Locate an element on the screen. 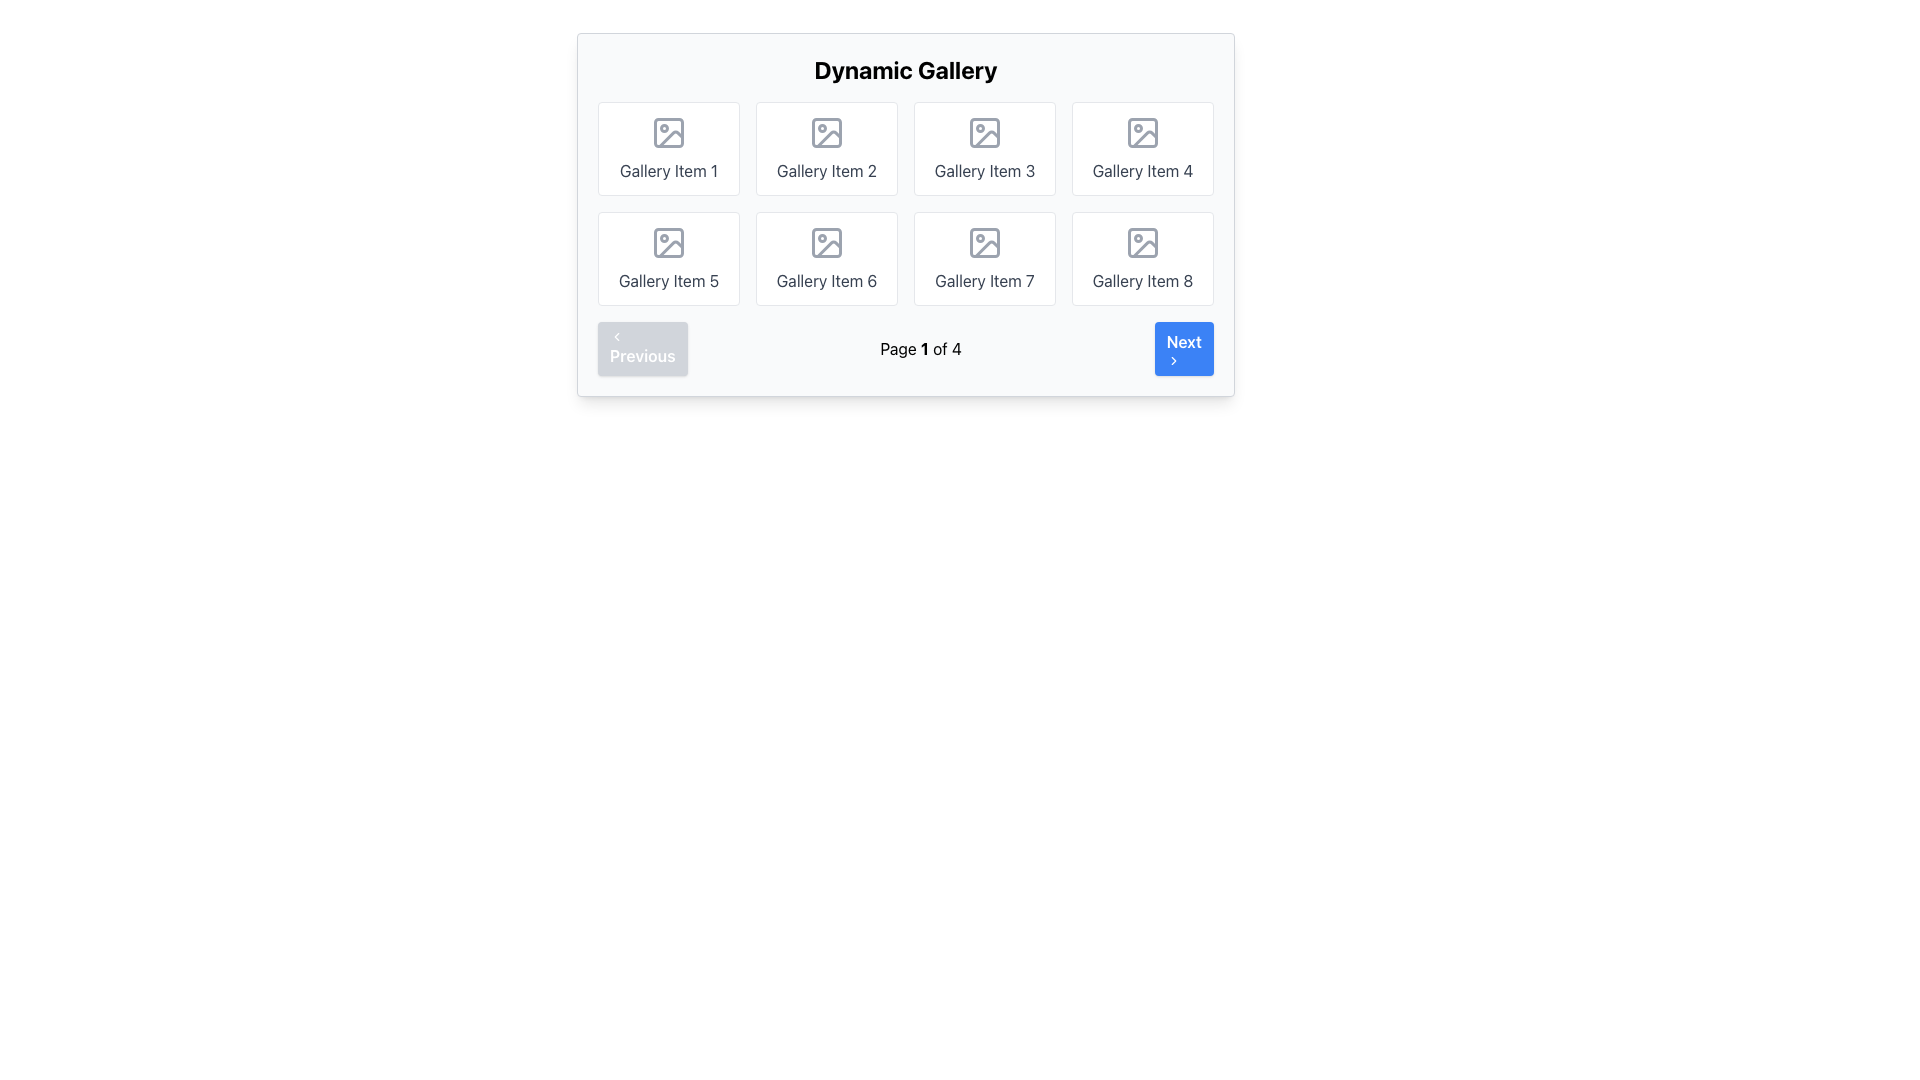  the static text label indicating 'Gallery Item 6' located at the bottom center of the card in the second row and third column of the gallery grid is located at coordinates (826, 281).